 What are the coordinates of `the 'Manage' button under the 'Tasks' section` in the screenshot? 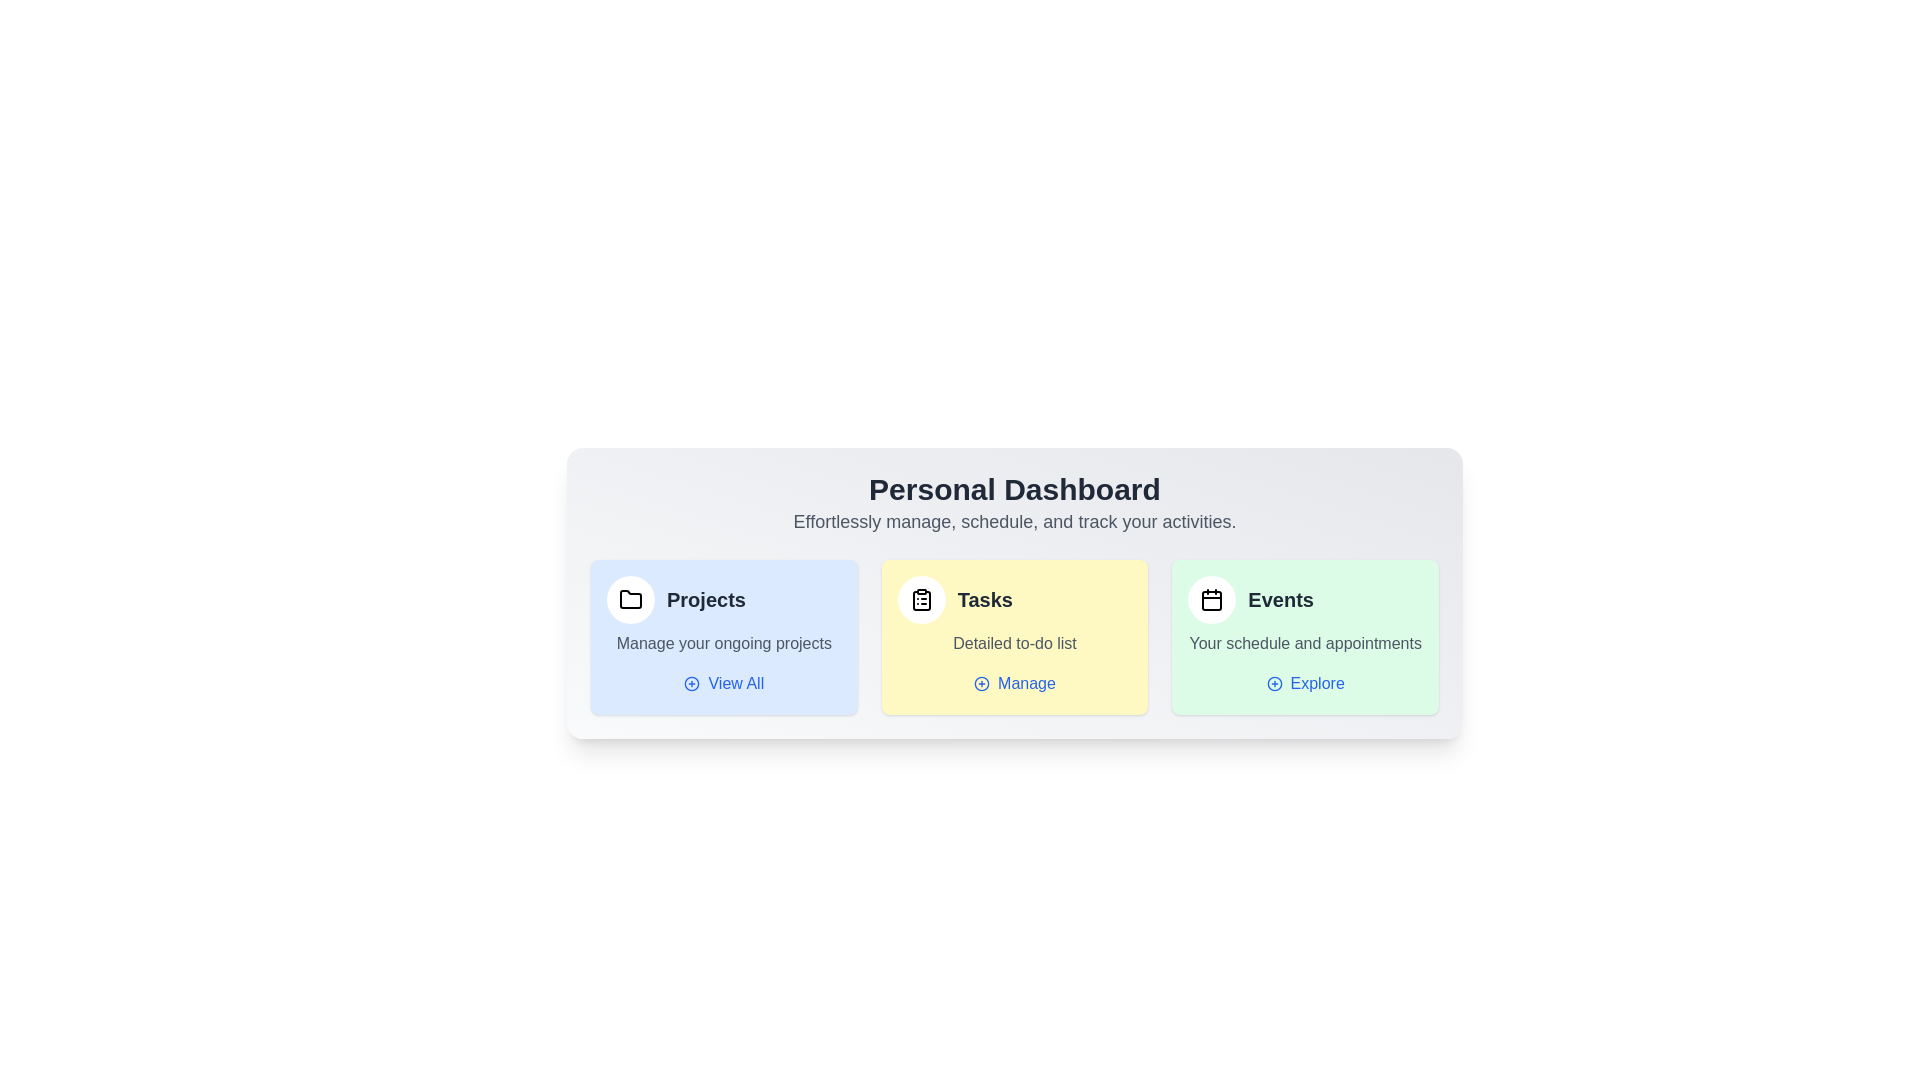 It's located at (1014, 682).